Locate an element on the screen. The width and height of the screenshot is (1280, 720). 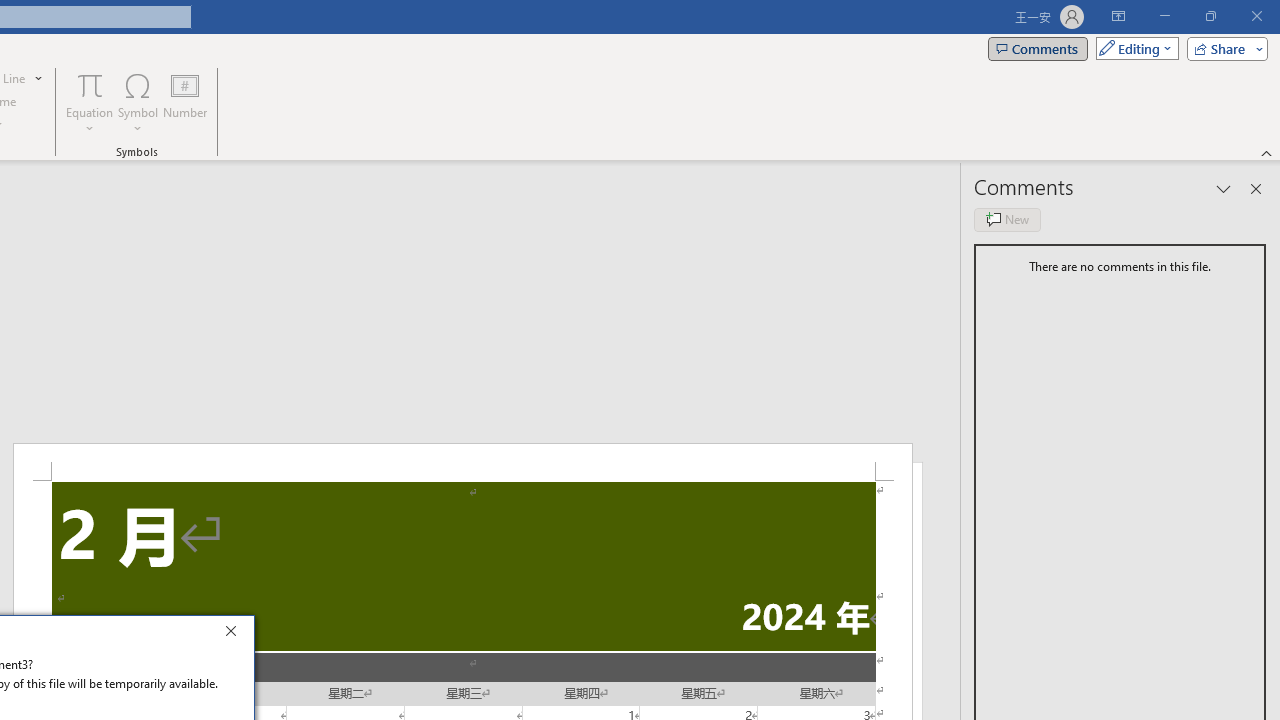
'Symbol' is located at coordinates (137, 103).